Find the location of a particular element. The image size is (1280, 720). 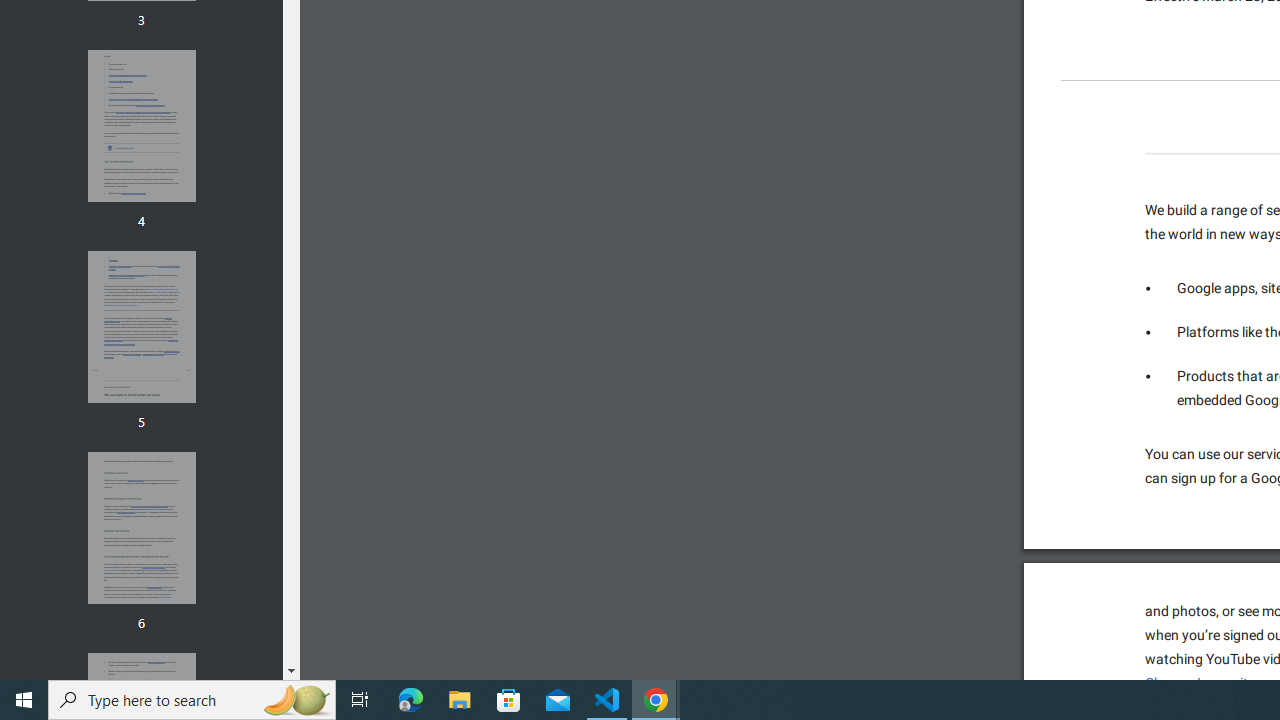

'Thumbnail for page 5' is located at coordinates (140, 326).